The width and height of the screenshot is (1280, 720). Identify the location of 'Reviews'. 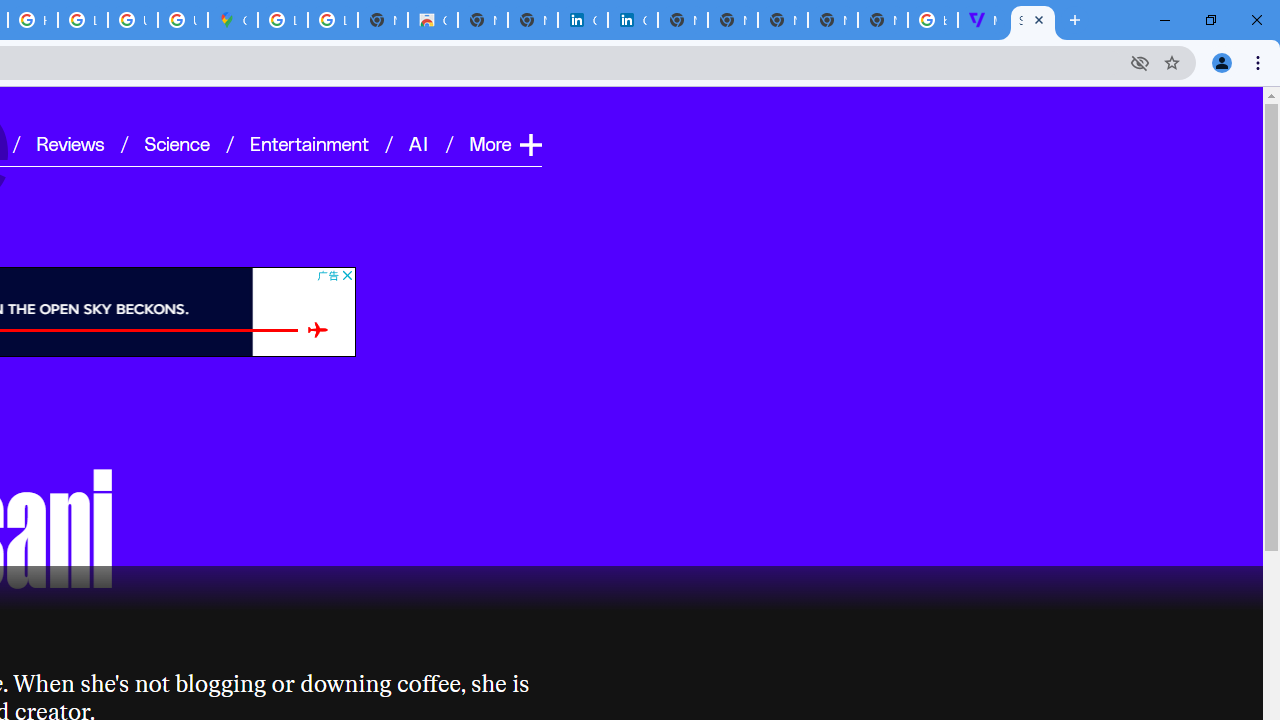
(70, 141).